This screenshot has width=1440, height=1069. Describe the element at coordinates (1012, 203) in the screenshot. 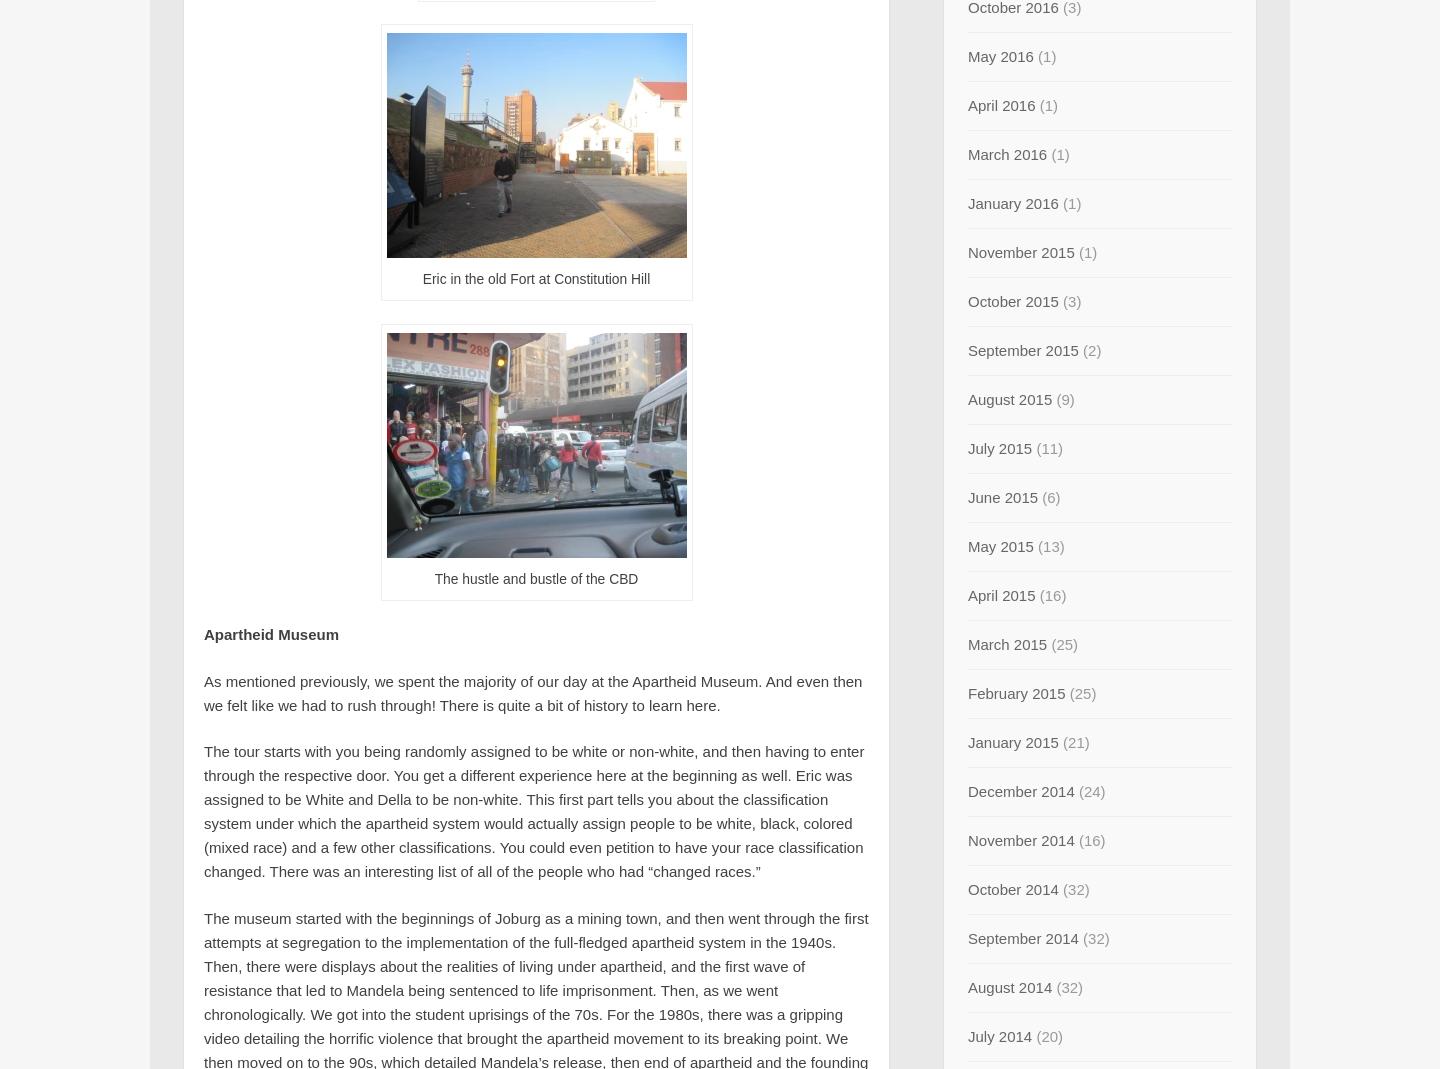

I see `'January 2016'` at that location.